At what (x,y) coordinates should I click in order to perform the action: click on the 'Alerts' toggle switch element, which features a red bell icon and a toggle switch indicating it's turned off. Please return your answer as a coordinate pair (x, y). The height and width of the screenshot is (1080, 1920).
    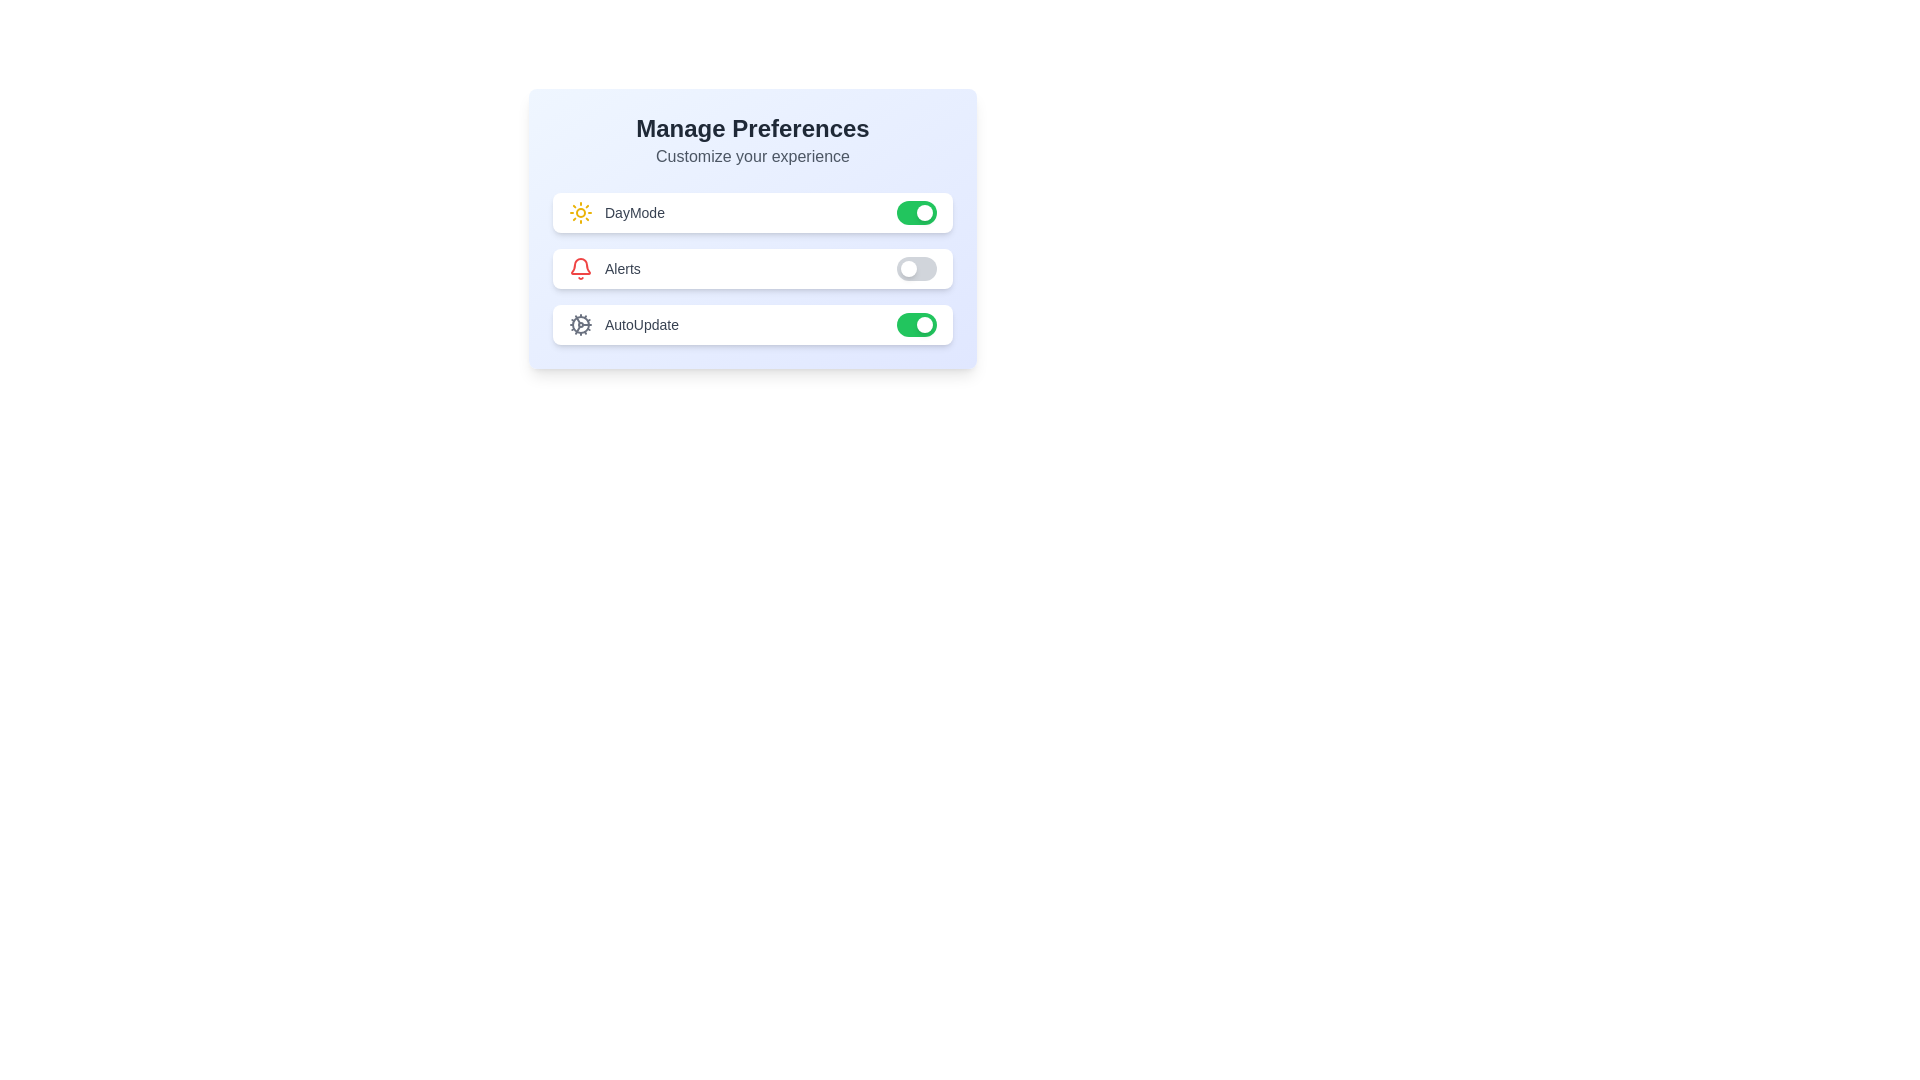
    Looking at the image, I should click on (752, 268).